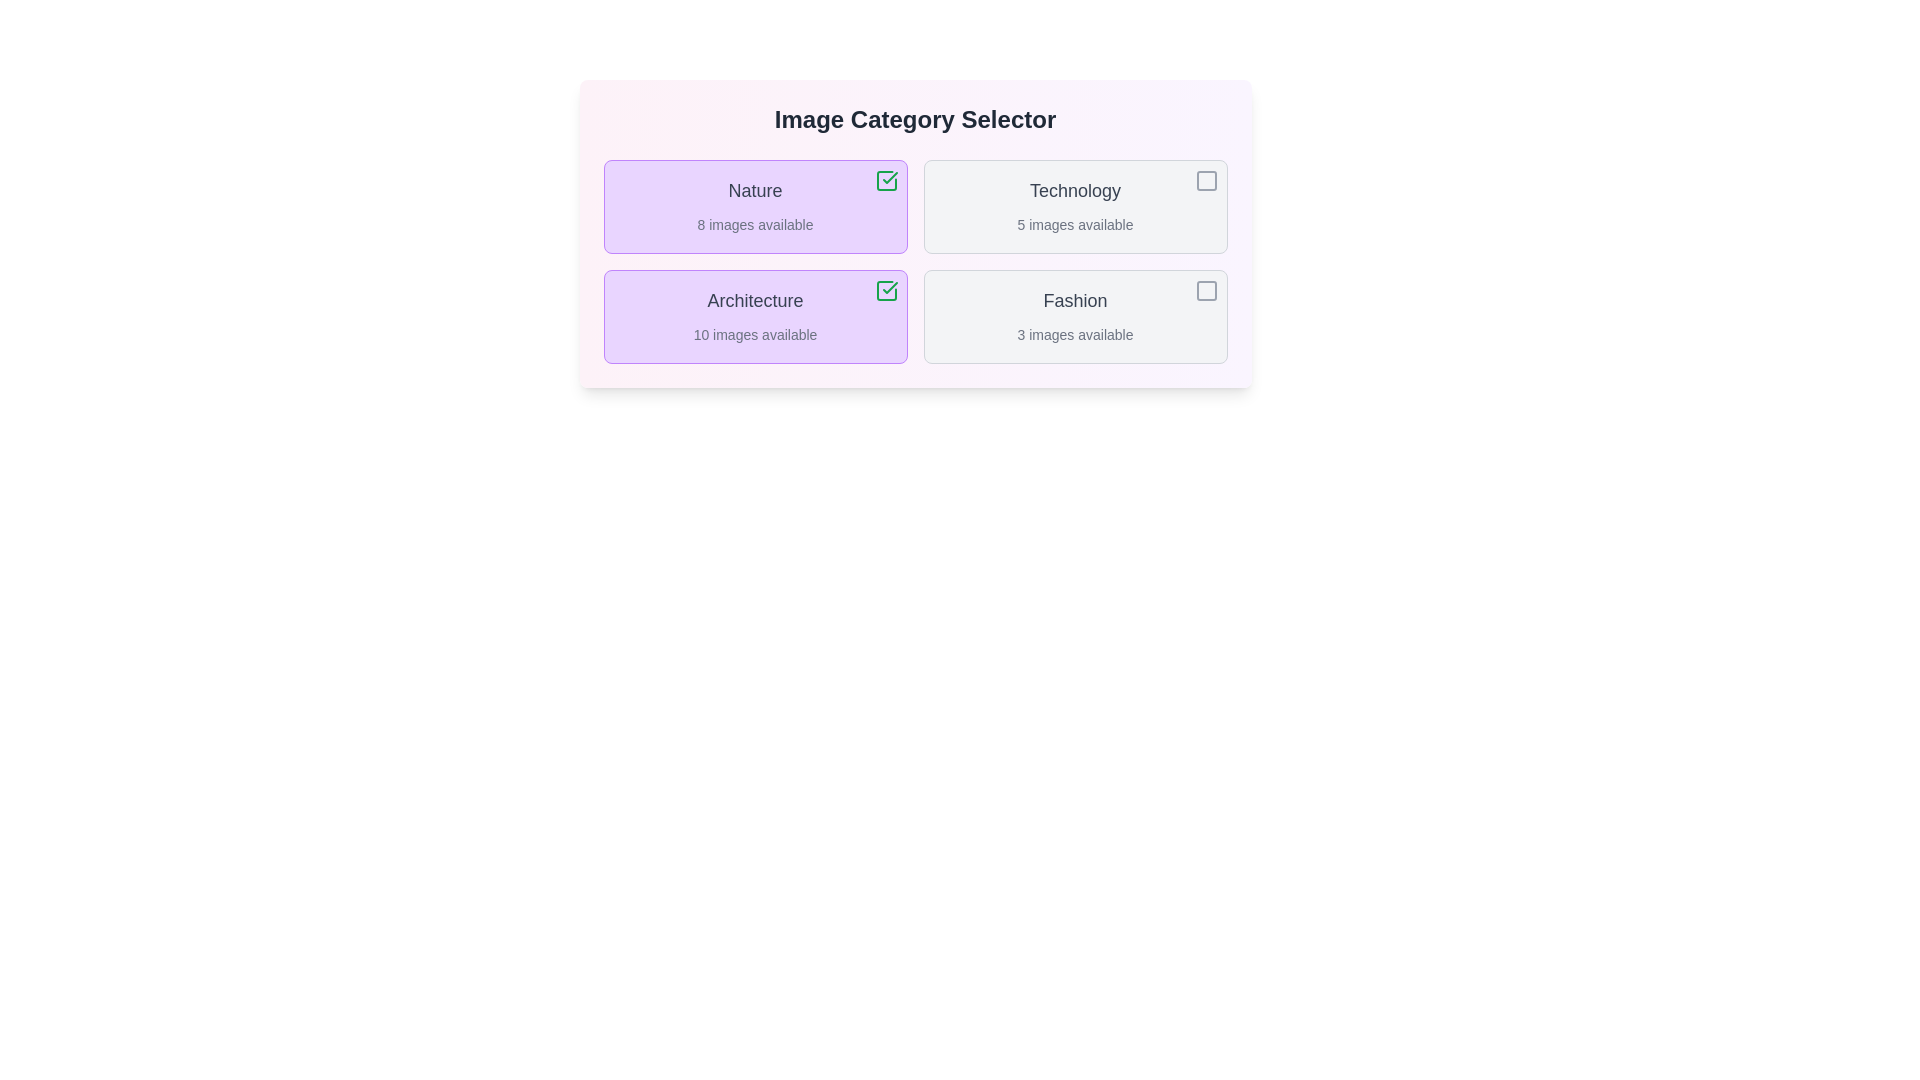 The width and height of the screenshot is (1920, 1080). What do you see at coordinates (754, 315) in the screenshot?
I see `the category Architecture to observe its hover effect` at bounding box center [754, 315].